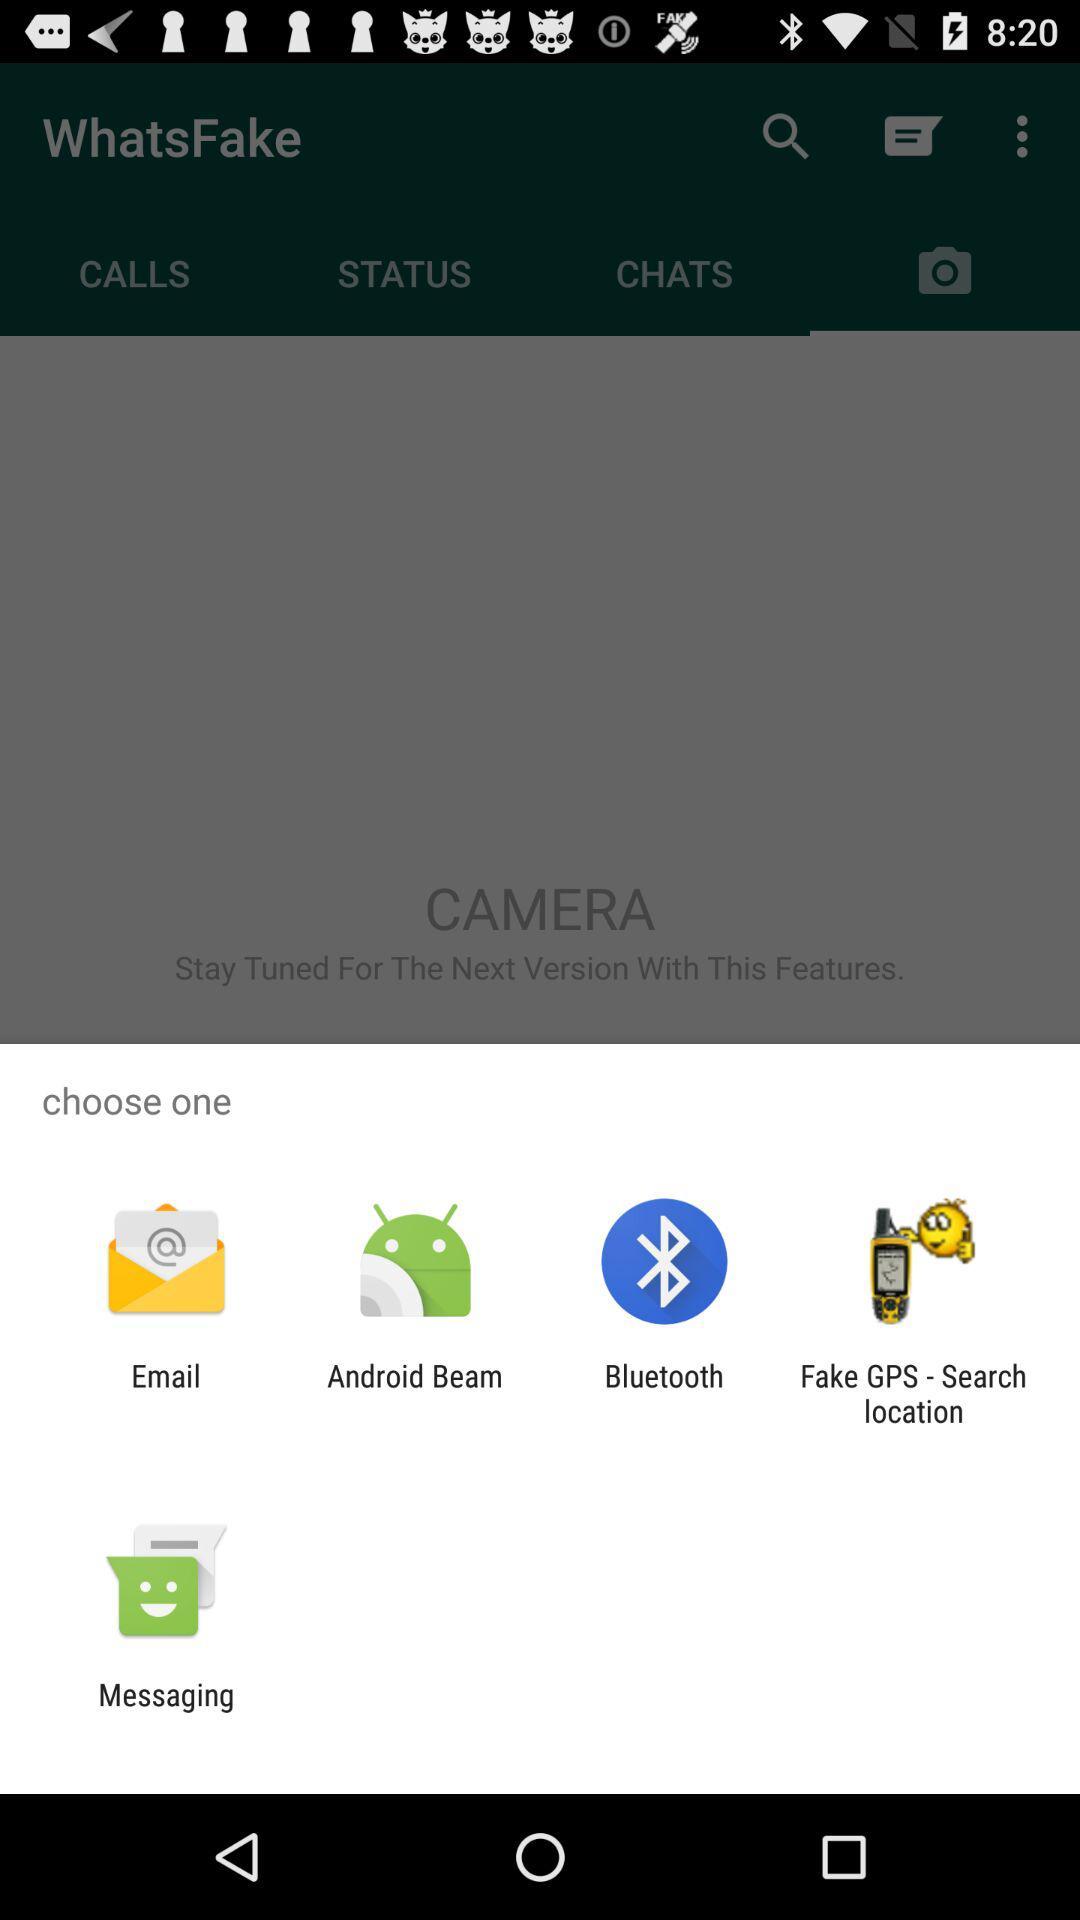  What do you see at coordinates (913, 1392) in the screenshot?
I see `the icon next to bluetooth app` at bounding box center [913, 1392].